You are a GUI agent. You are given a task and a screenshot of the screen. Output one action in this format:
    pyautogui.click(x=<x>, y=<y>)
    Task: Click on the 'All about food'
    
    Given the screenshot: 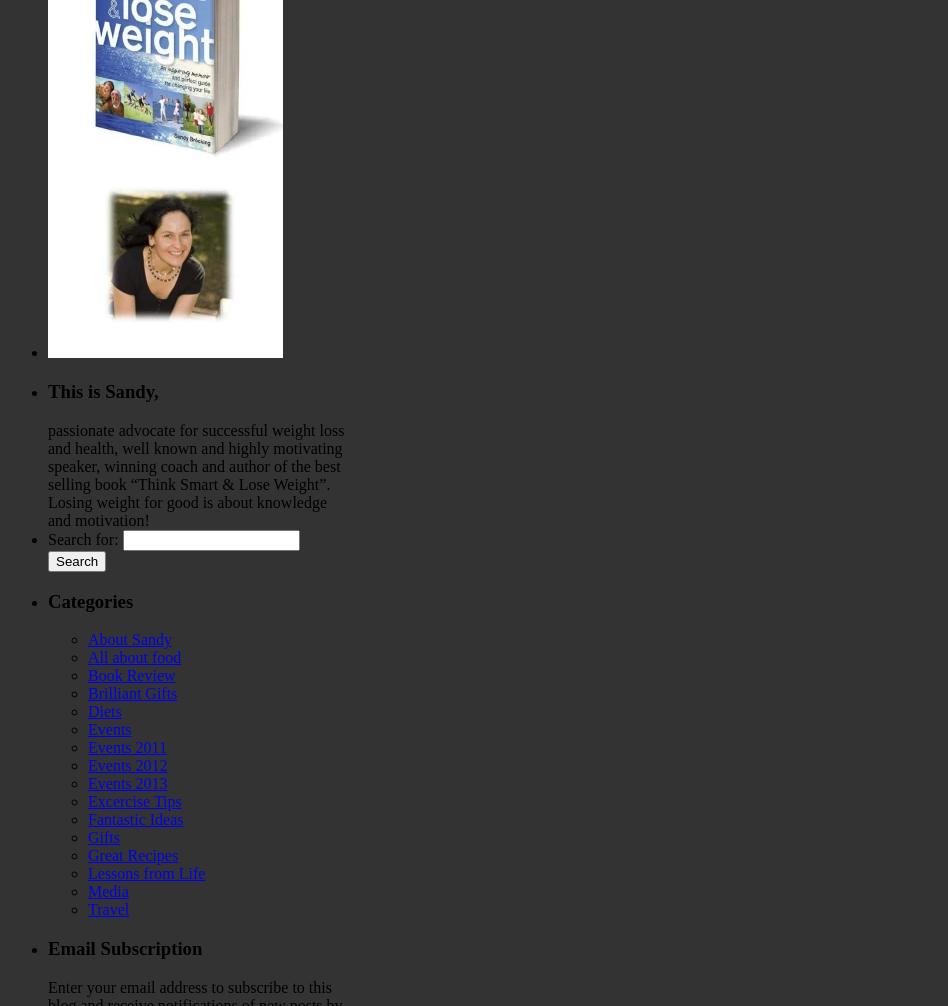 What is the action you would take?
    pyautogui.click(x=133, y=657)
    